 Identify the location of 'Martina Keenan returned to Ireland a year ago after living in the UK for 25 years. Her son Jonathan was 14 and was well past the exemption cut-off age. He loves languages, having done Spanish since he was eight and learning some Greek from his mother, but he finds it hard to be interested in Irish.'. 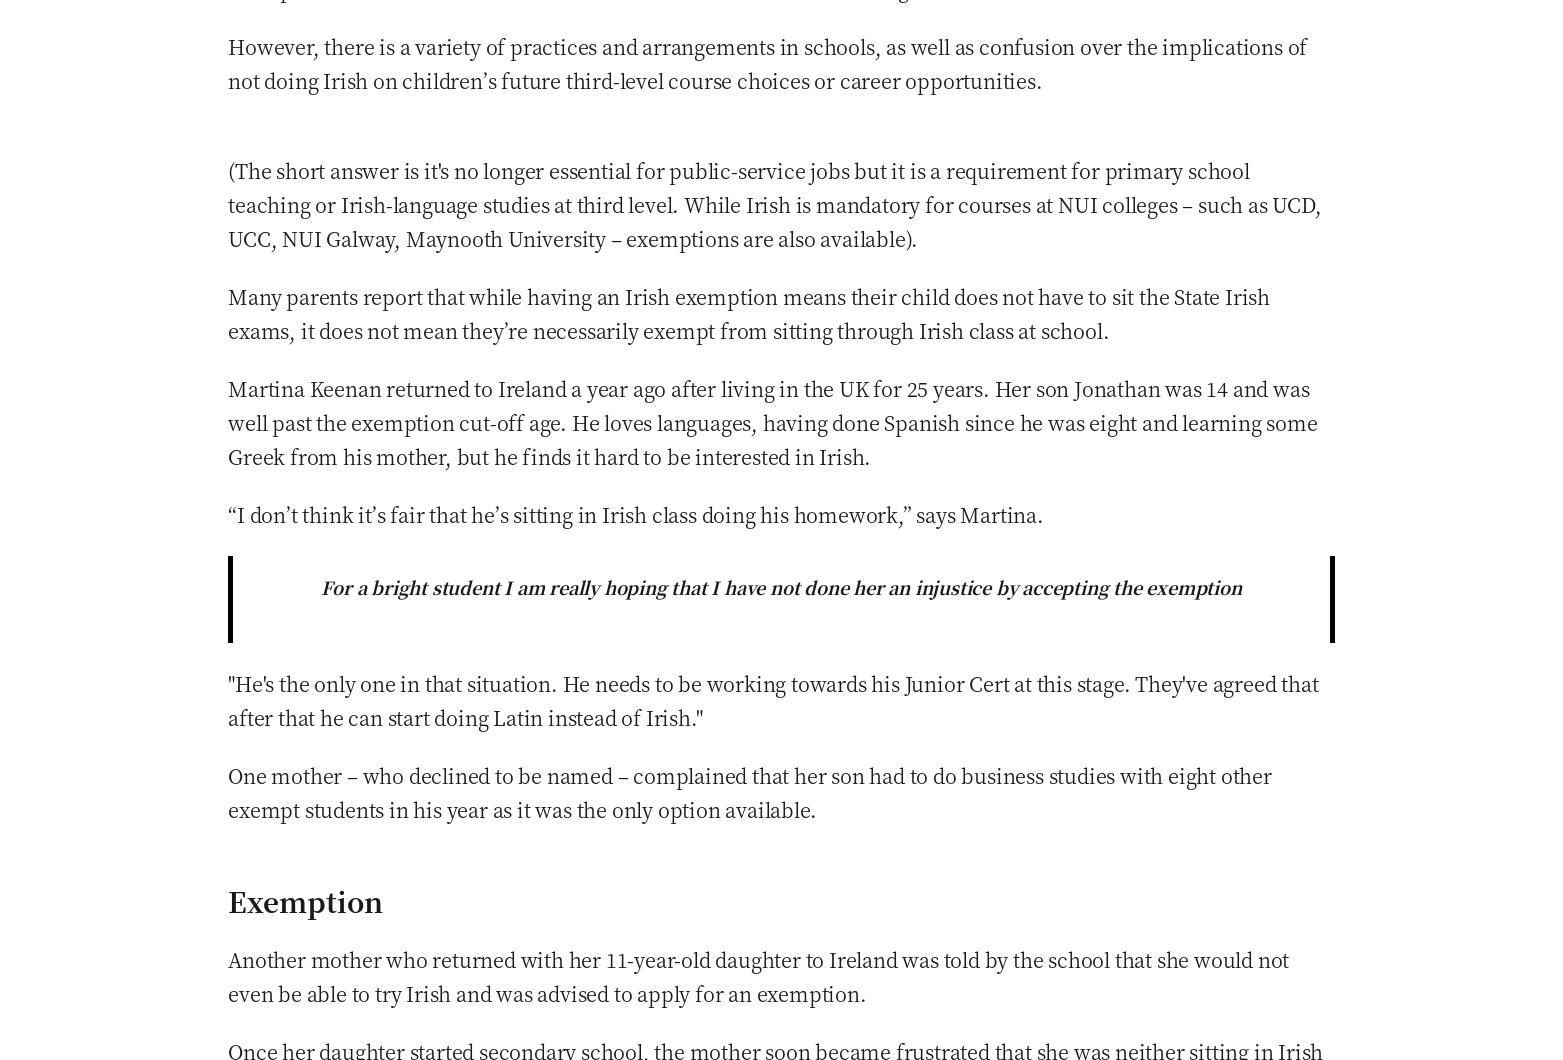
(227, 420).